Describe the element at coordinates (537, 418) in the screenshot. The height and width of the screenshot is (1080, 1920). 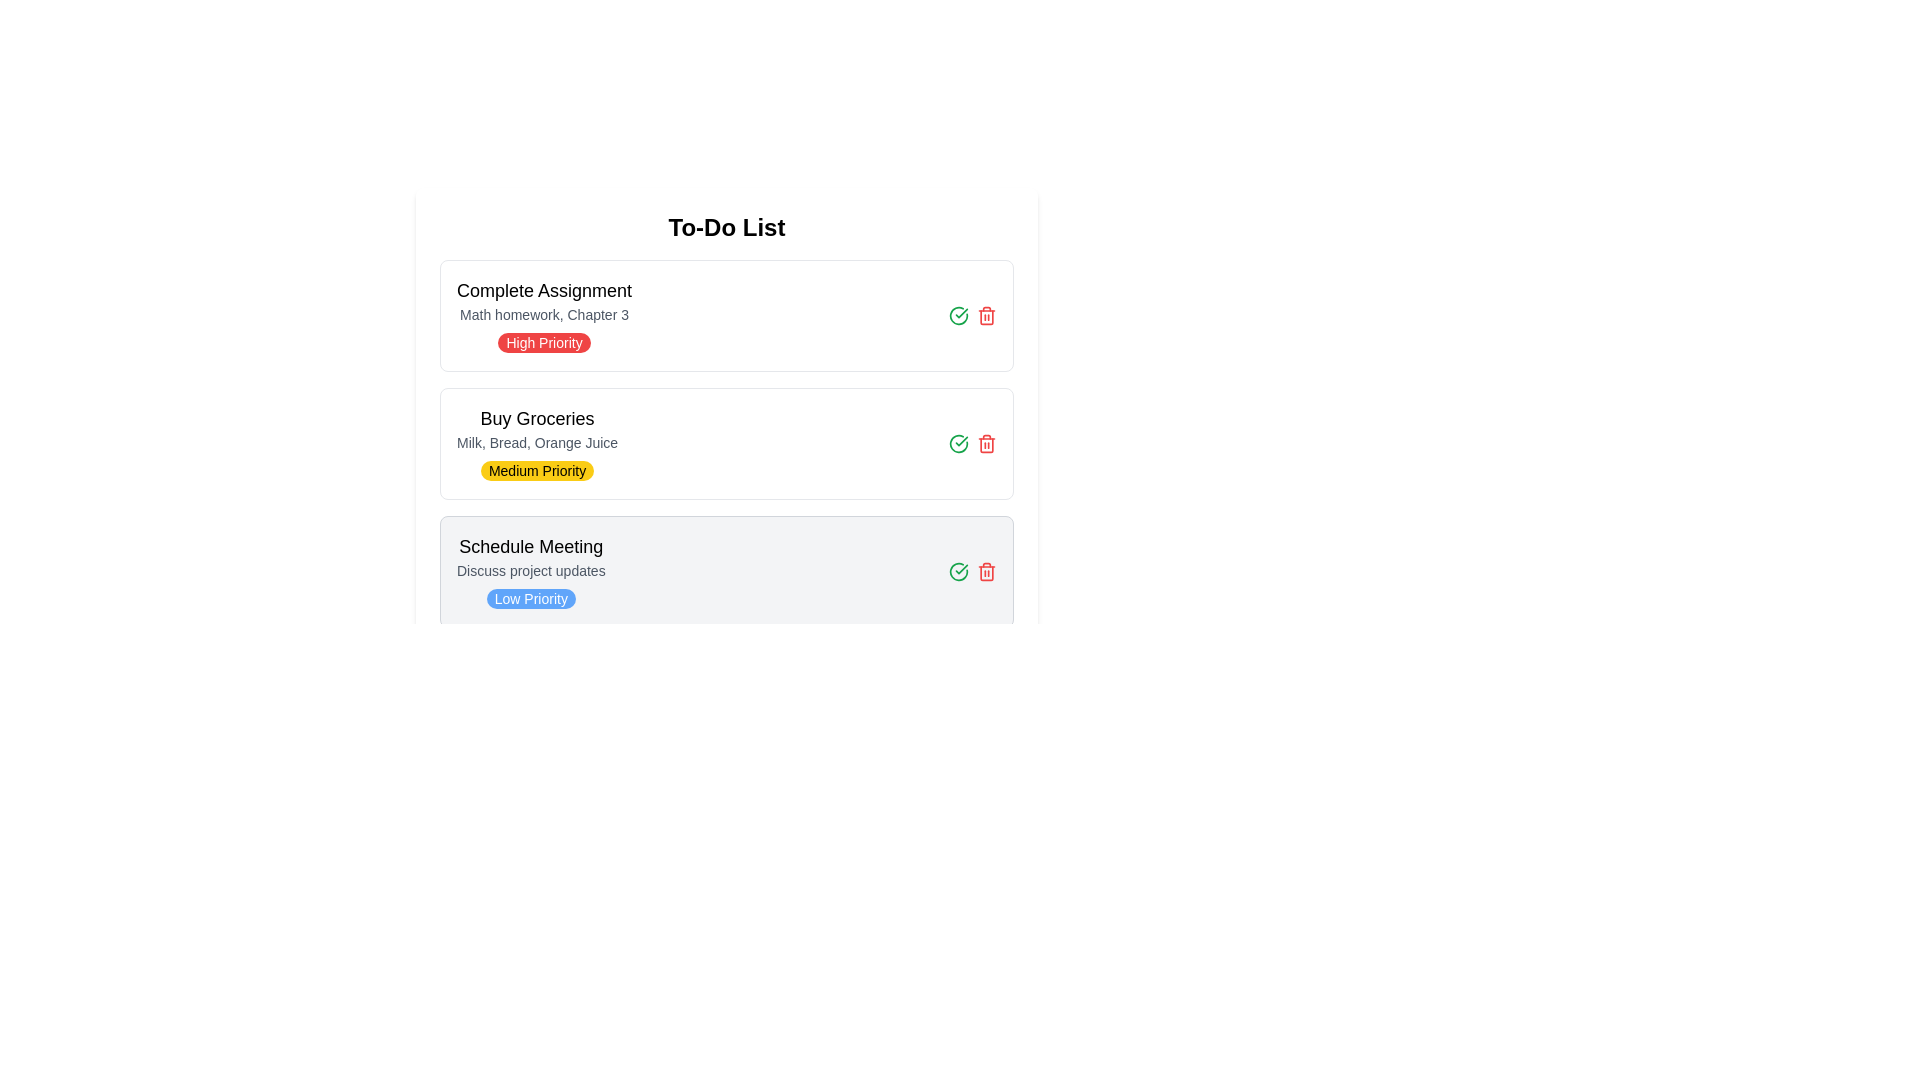
I see `the Text Label representing the title or heading of the task in the second card of the To-Do List, located below the 'Complete Assignment' card` at that location.